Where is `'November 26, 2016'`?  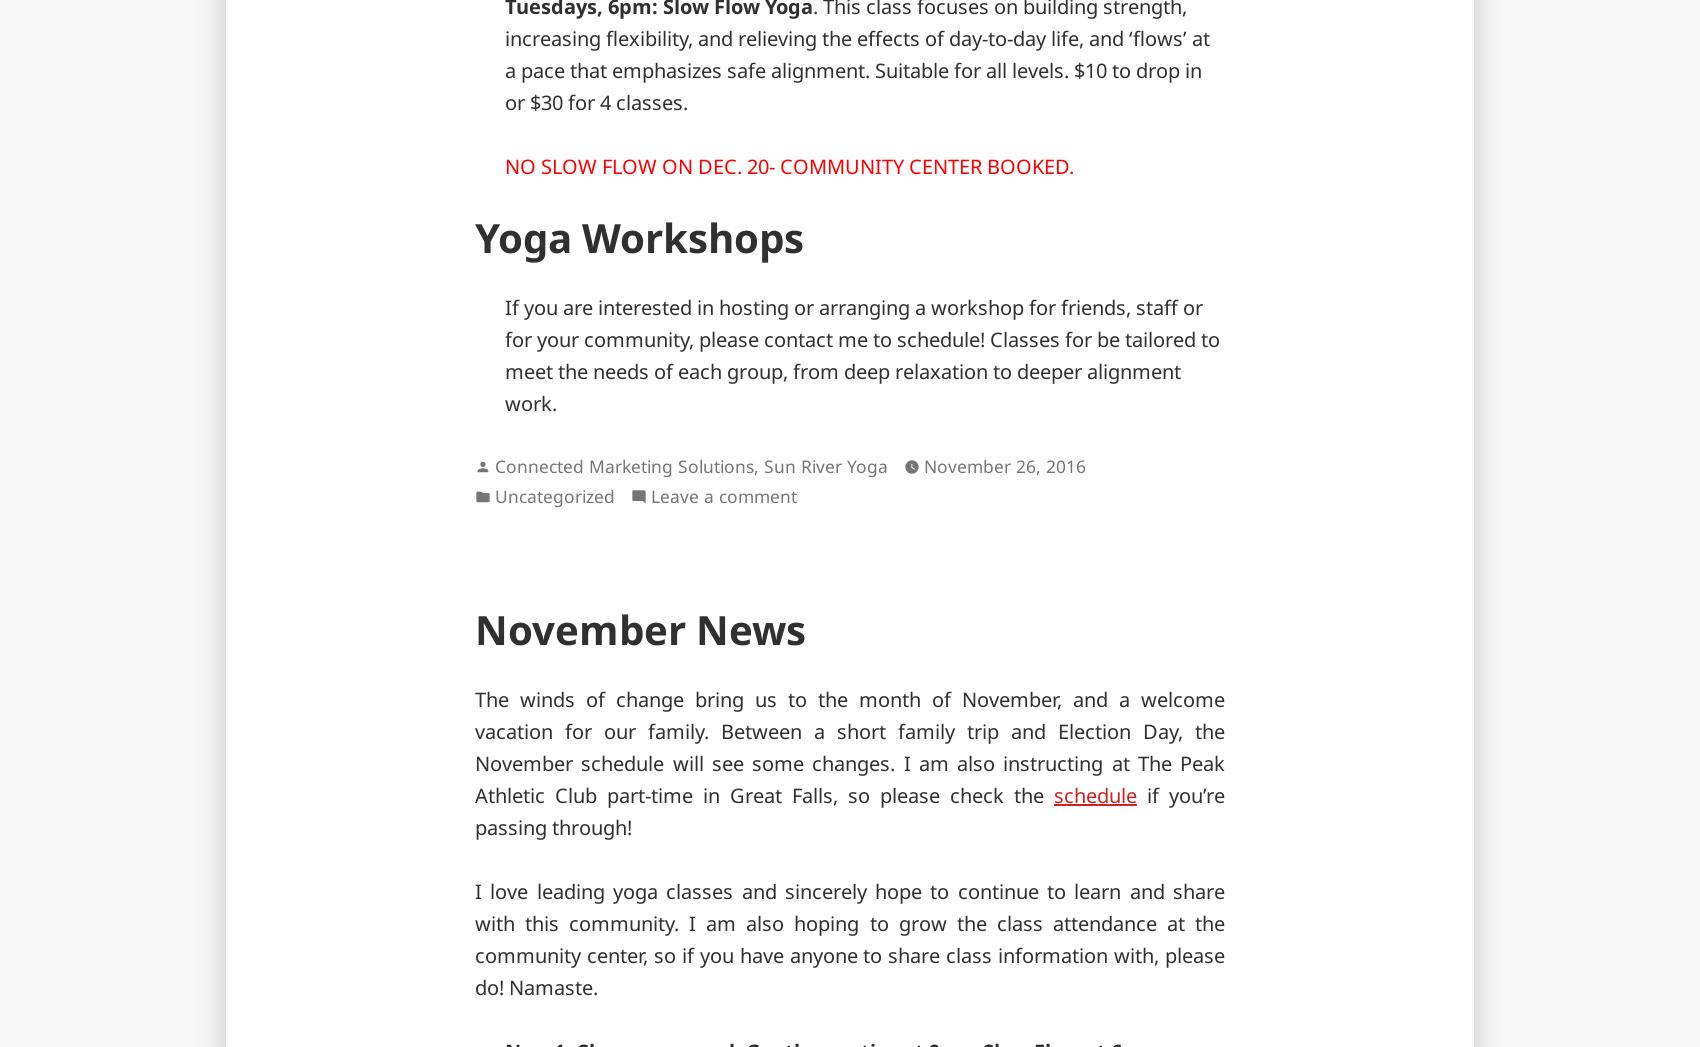 'November 26, 2016' is located at coordinates (1004, 466).